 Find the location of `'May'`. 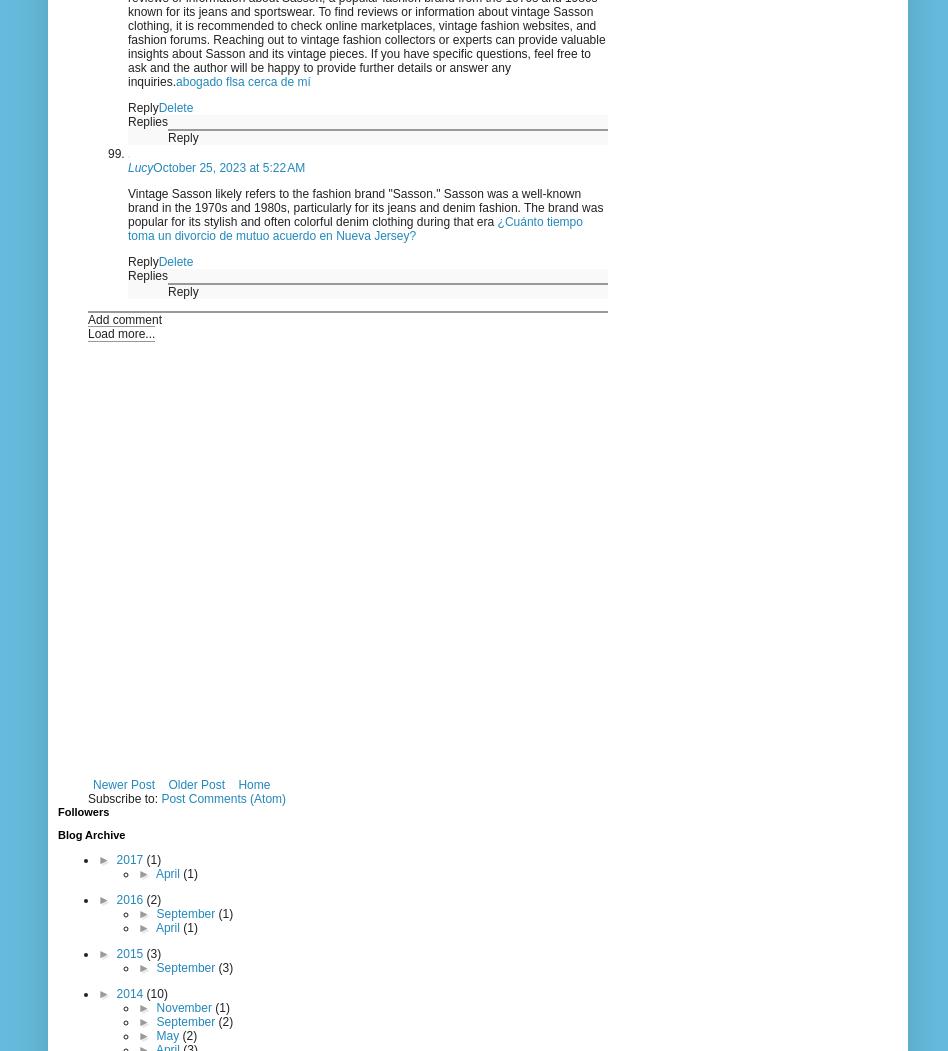

'May' is located at coordinates (168, 1034).